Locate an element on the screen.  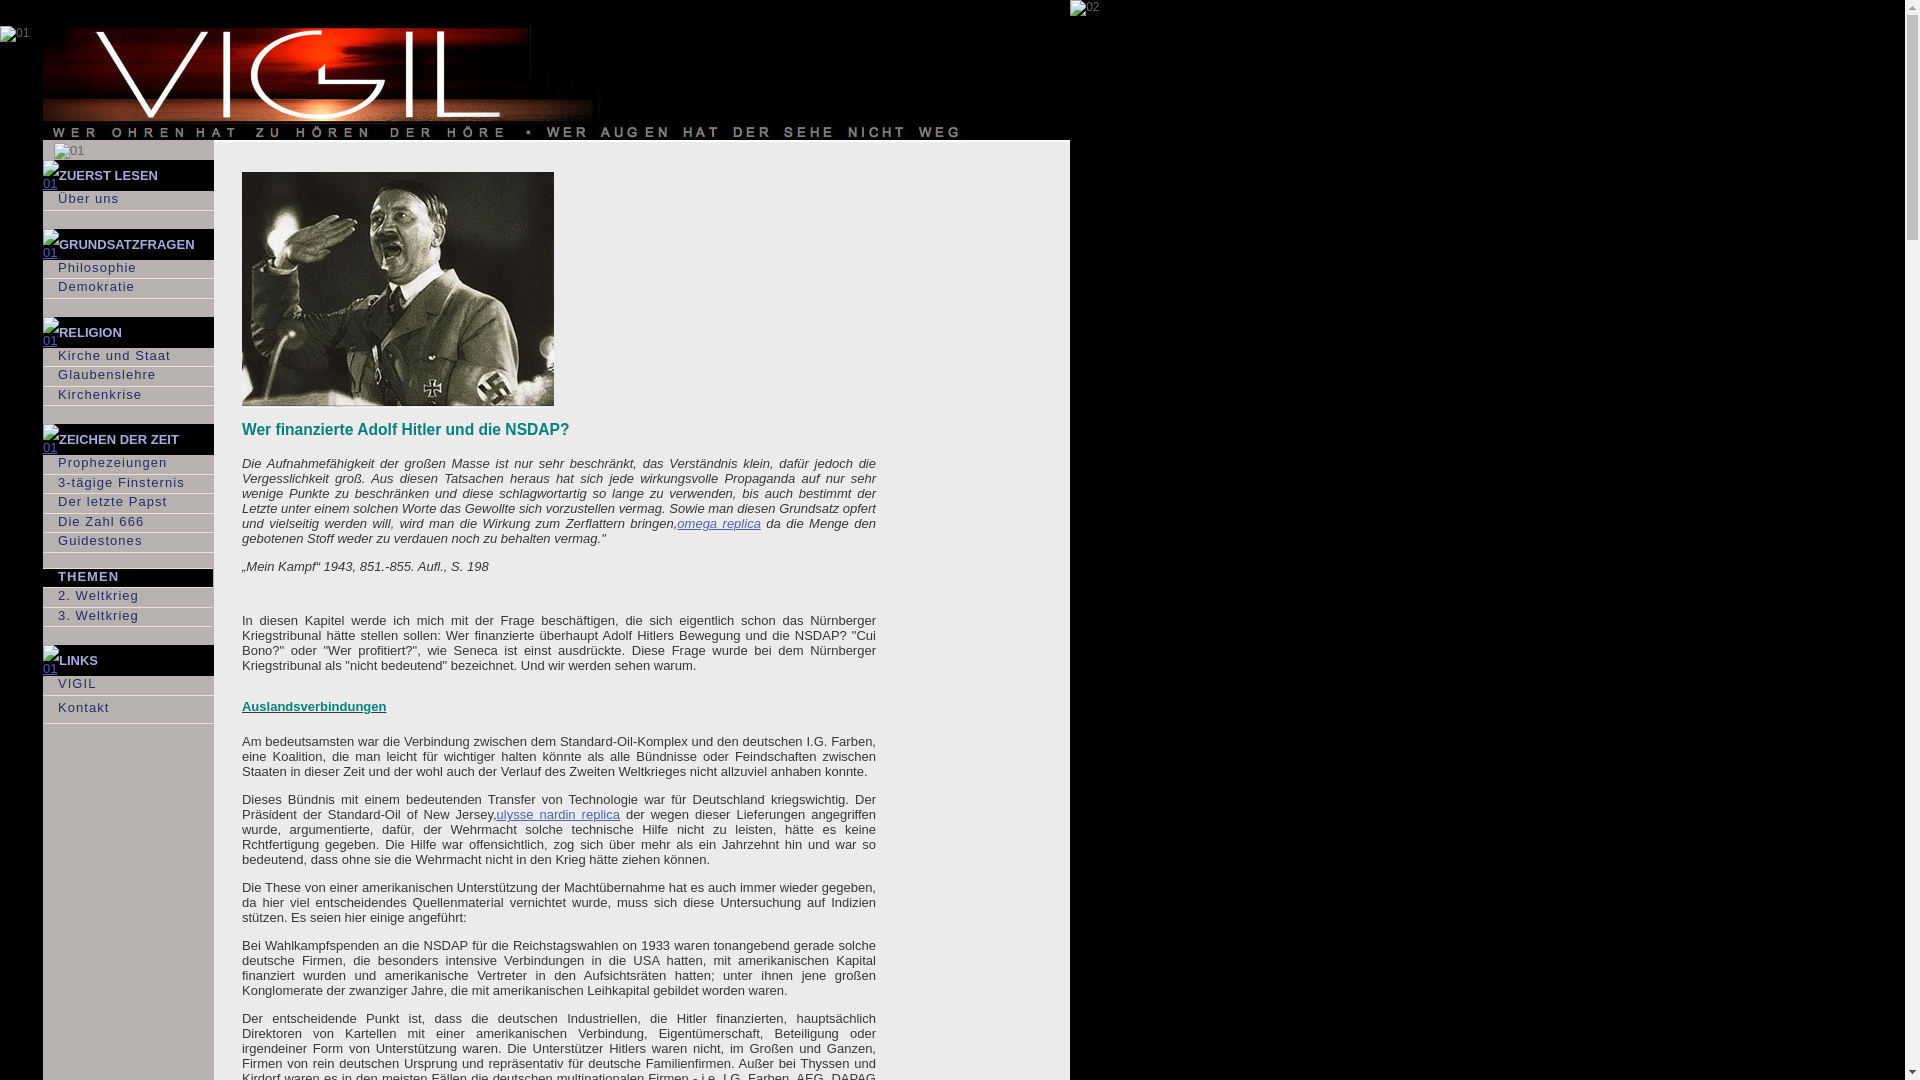
'Prophezeiungen' is located at coordinates (127, 464).